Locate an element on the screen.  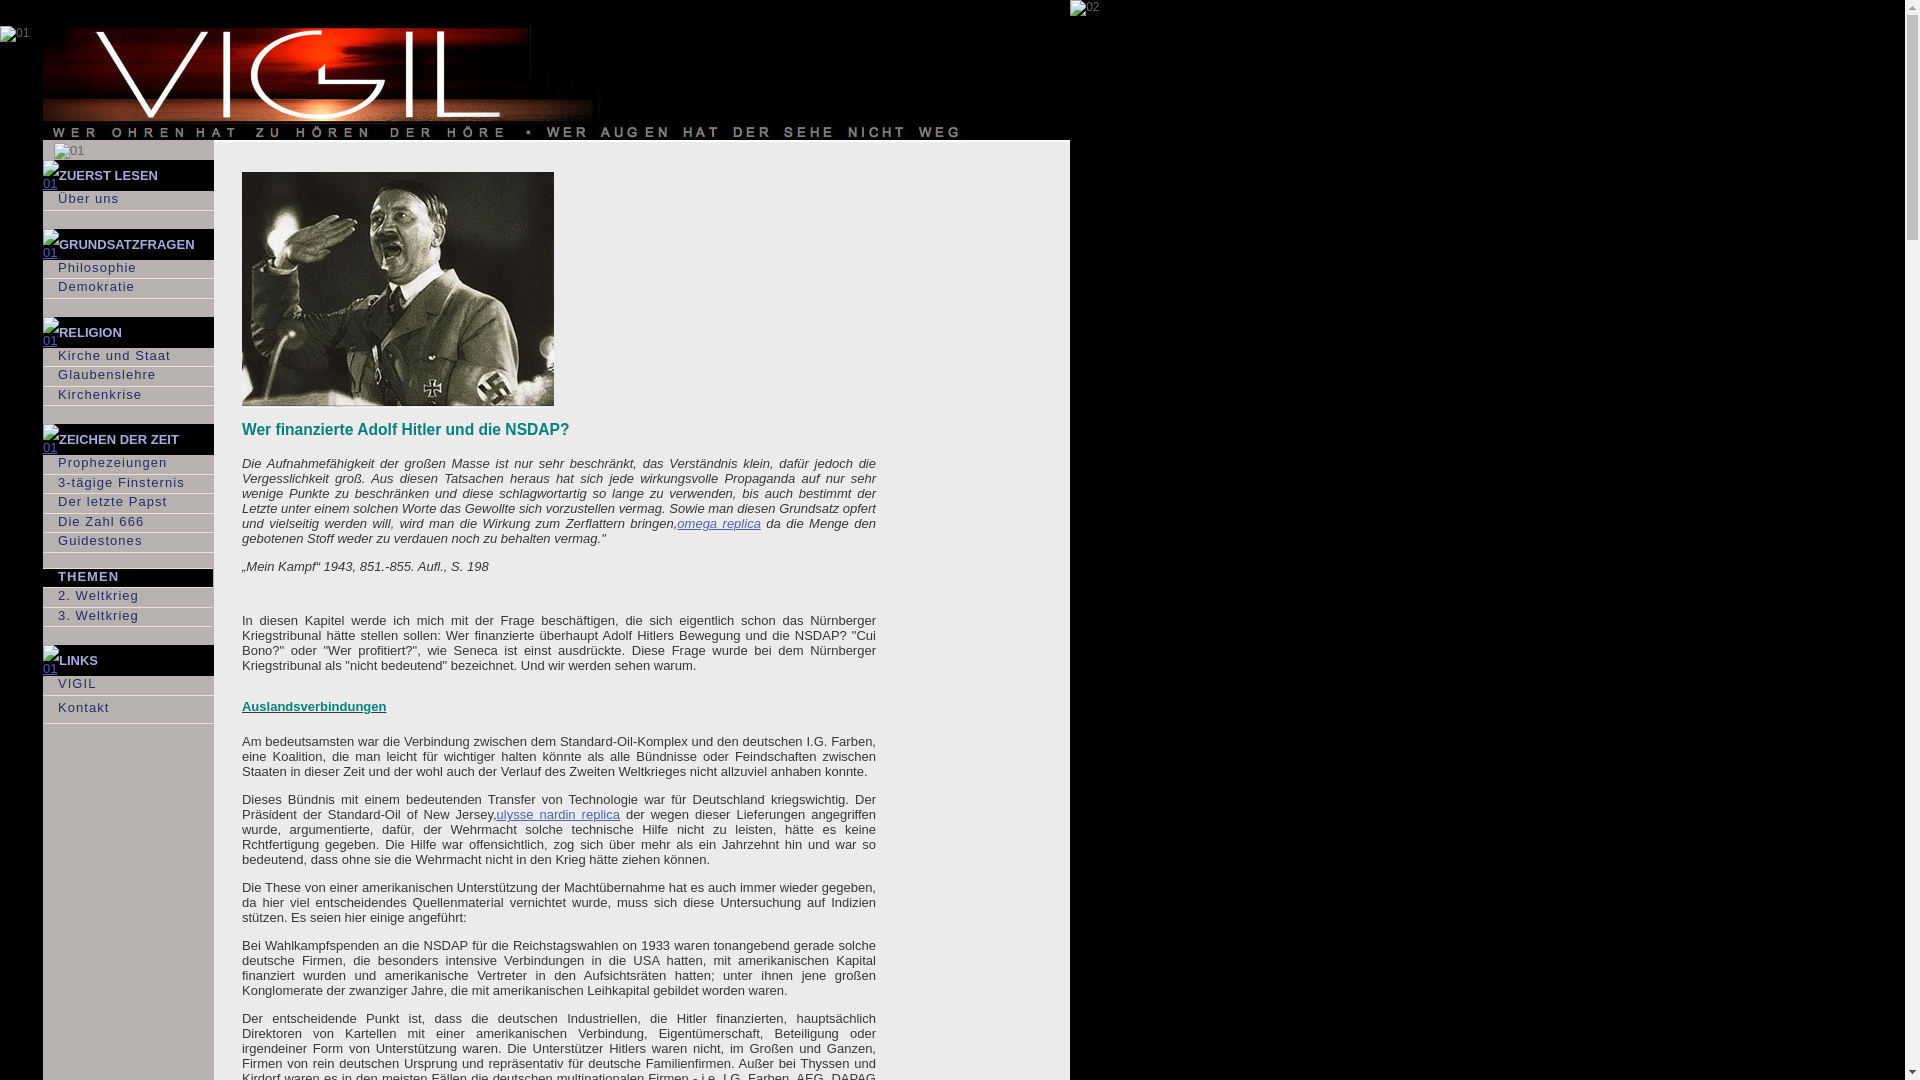
'Prophezeiungen' is located at coordinates (127, 464).